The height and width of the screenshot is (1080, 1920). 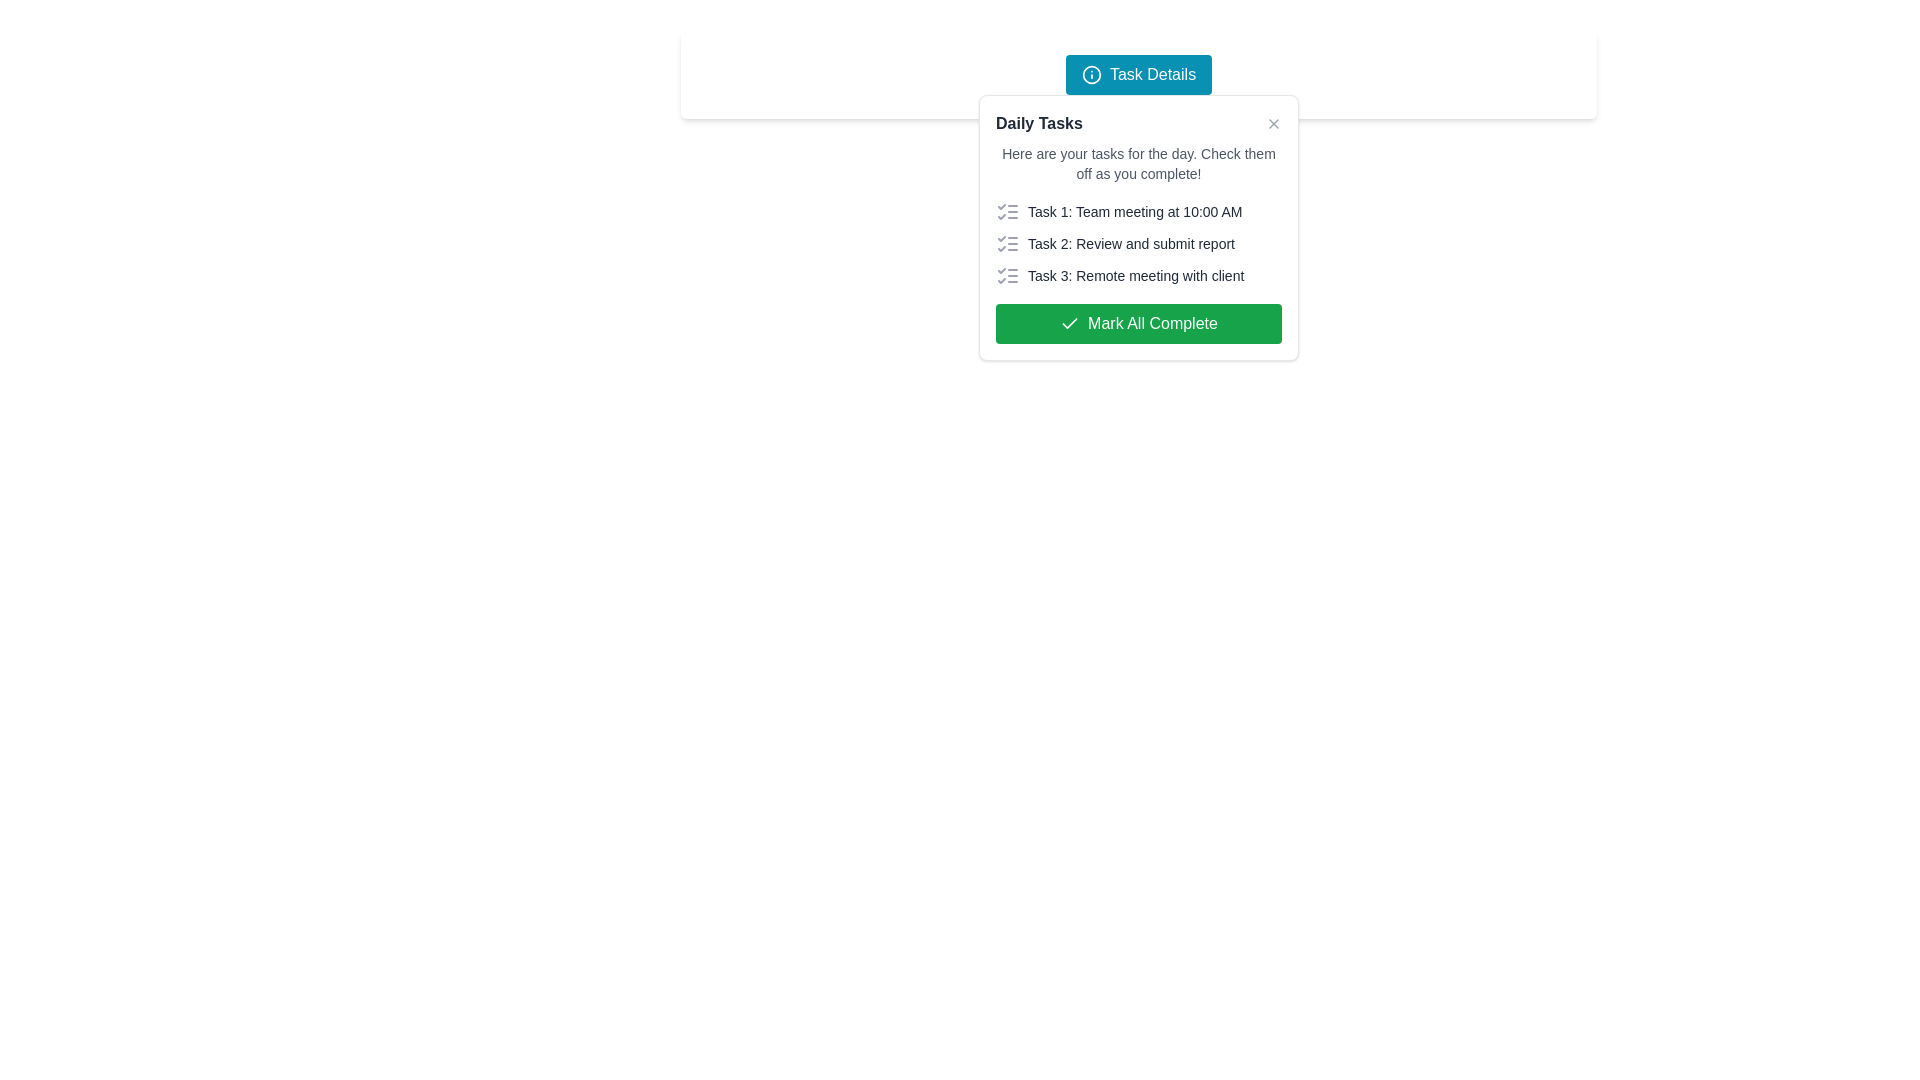 I want to click on or click on the individual tasks within the 'Daily Tasks' component, which is a composite UI element that includes text, icons, and a 'Mark All Complete' button, so click(x=1138, y=226).